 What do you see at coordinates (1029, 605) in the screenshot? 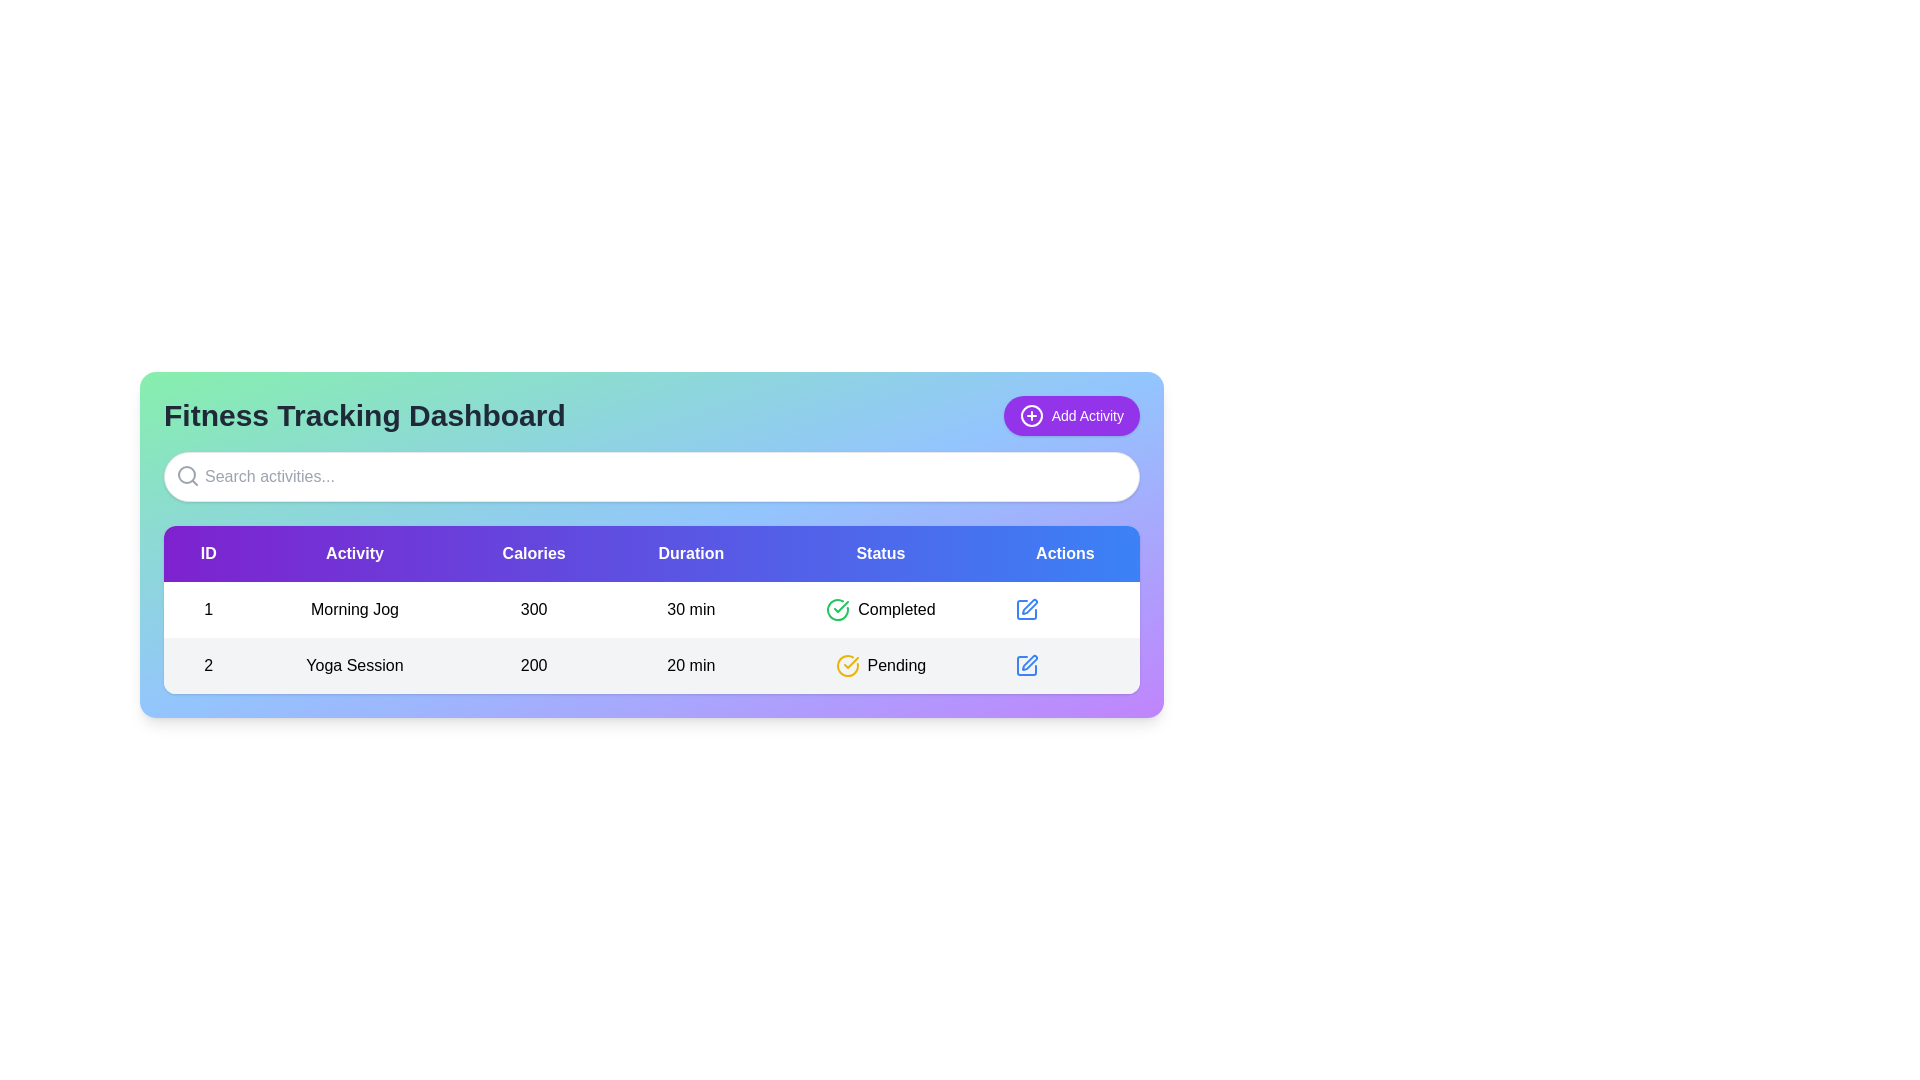
I see `the blue stylized pen icon in the 'Actions' column of the 'Morning Jog' activity to initiate editing` at bounding box center [1029, 605].